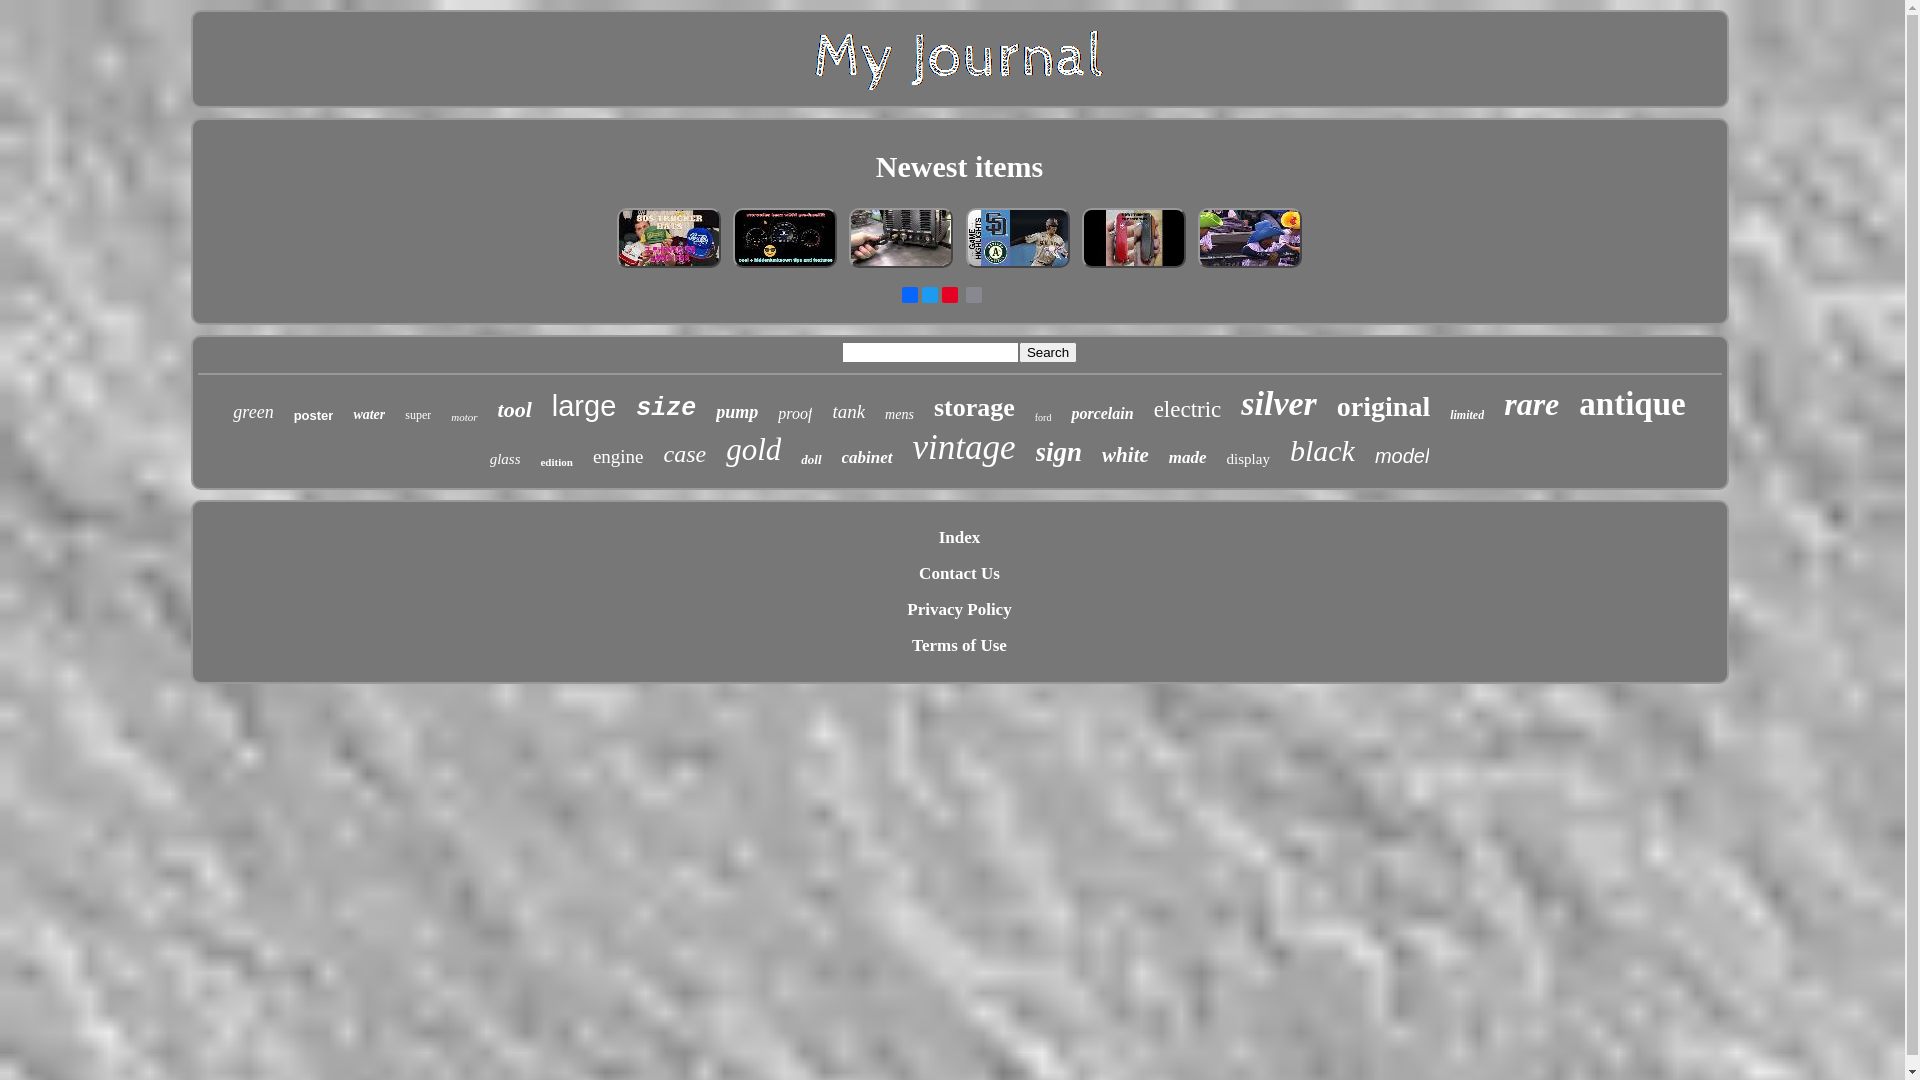  What do you see at coordinates (1101, 412) in the screenshot?
I see `'porcelain'` at bounding box center [1101, 412].